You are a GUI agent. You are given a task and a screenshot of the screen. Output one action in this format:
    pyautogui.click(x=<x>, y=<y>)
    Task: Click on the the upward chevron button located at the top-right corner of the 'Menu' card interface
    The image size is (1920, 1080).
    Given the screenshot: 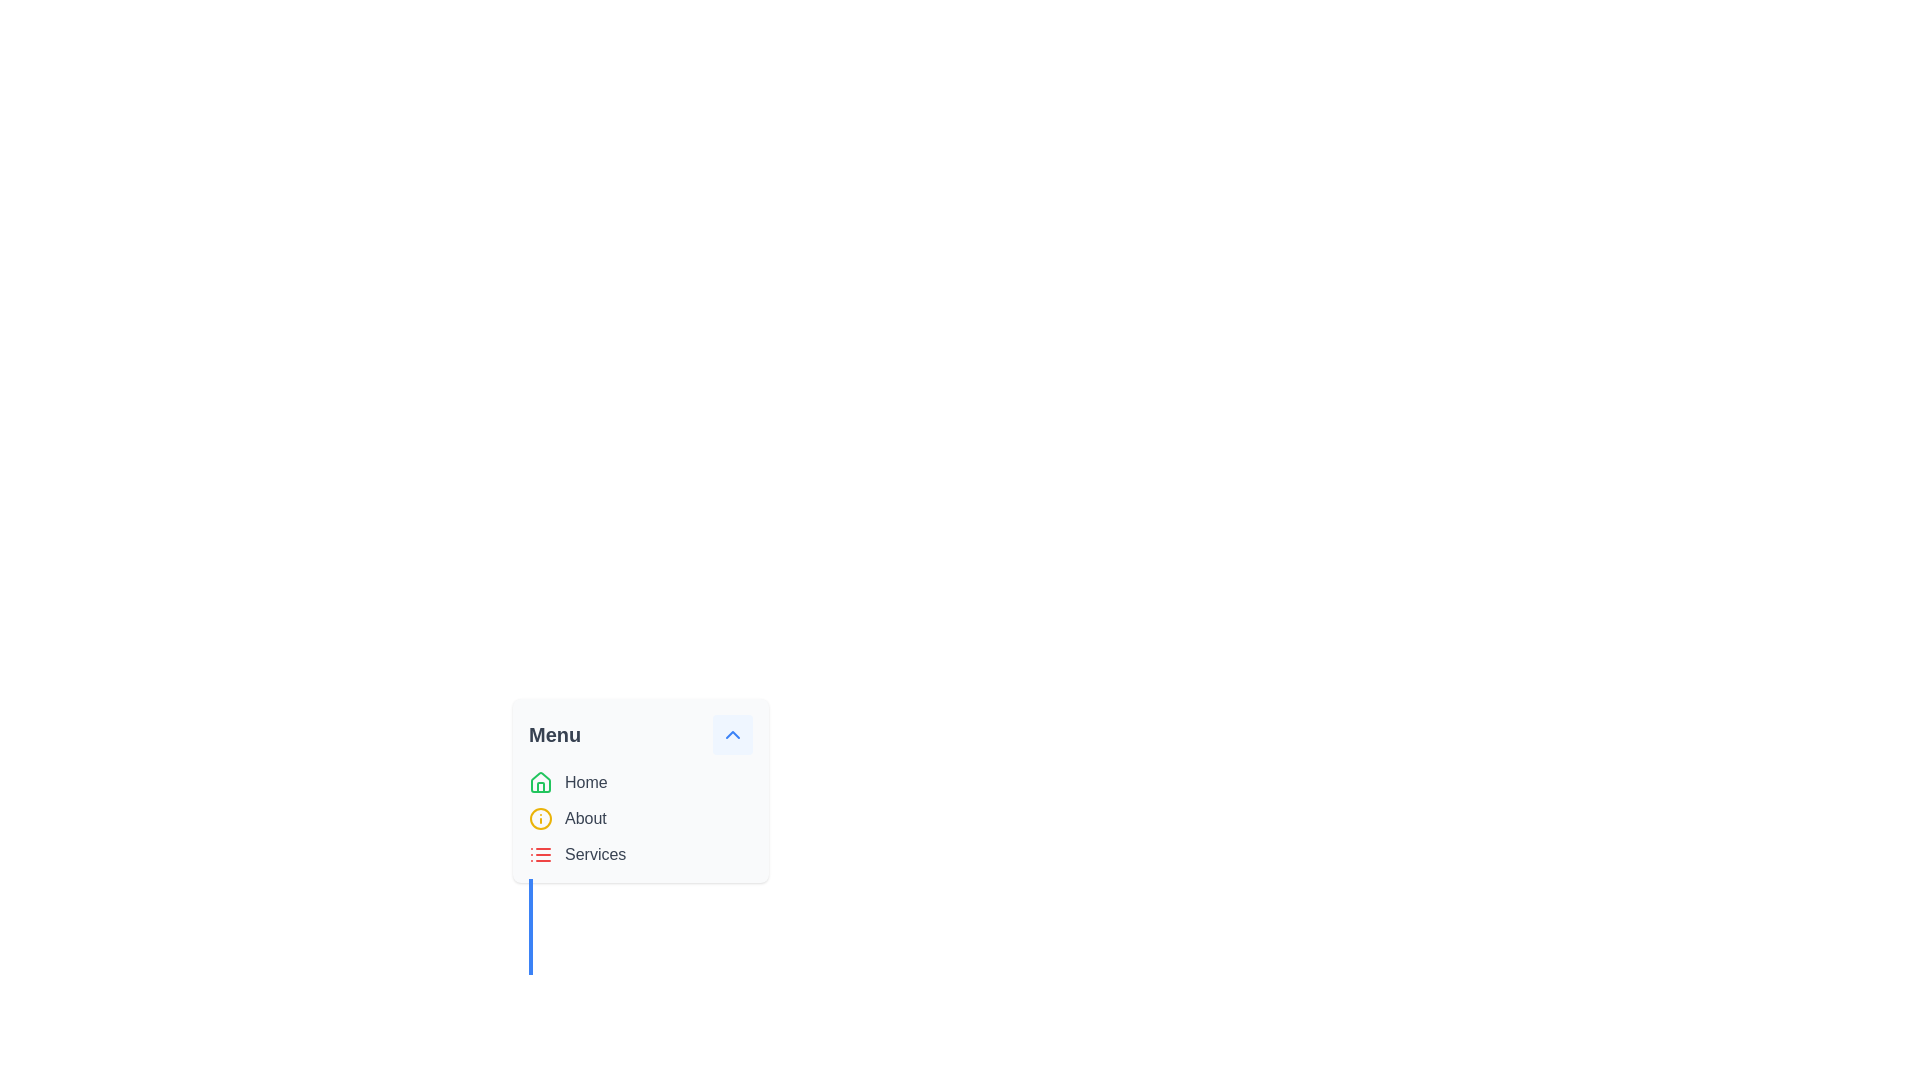 What is the action you would take?
    pyautogui.click(x=732, y=735)
    